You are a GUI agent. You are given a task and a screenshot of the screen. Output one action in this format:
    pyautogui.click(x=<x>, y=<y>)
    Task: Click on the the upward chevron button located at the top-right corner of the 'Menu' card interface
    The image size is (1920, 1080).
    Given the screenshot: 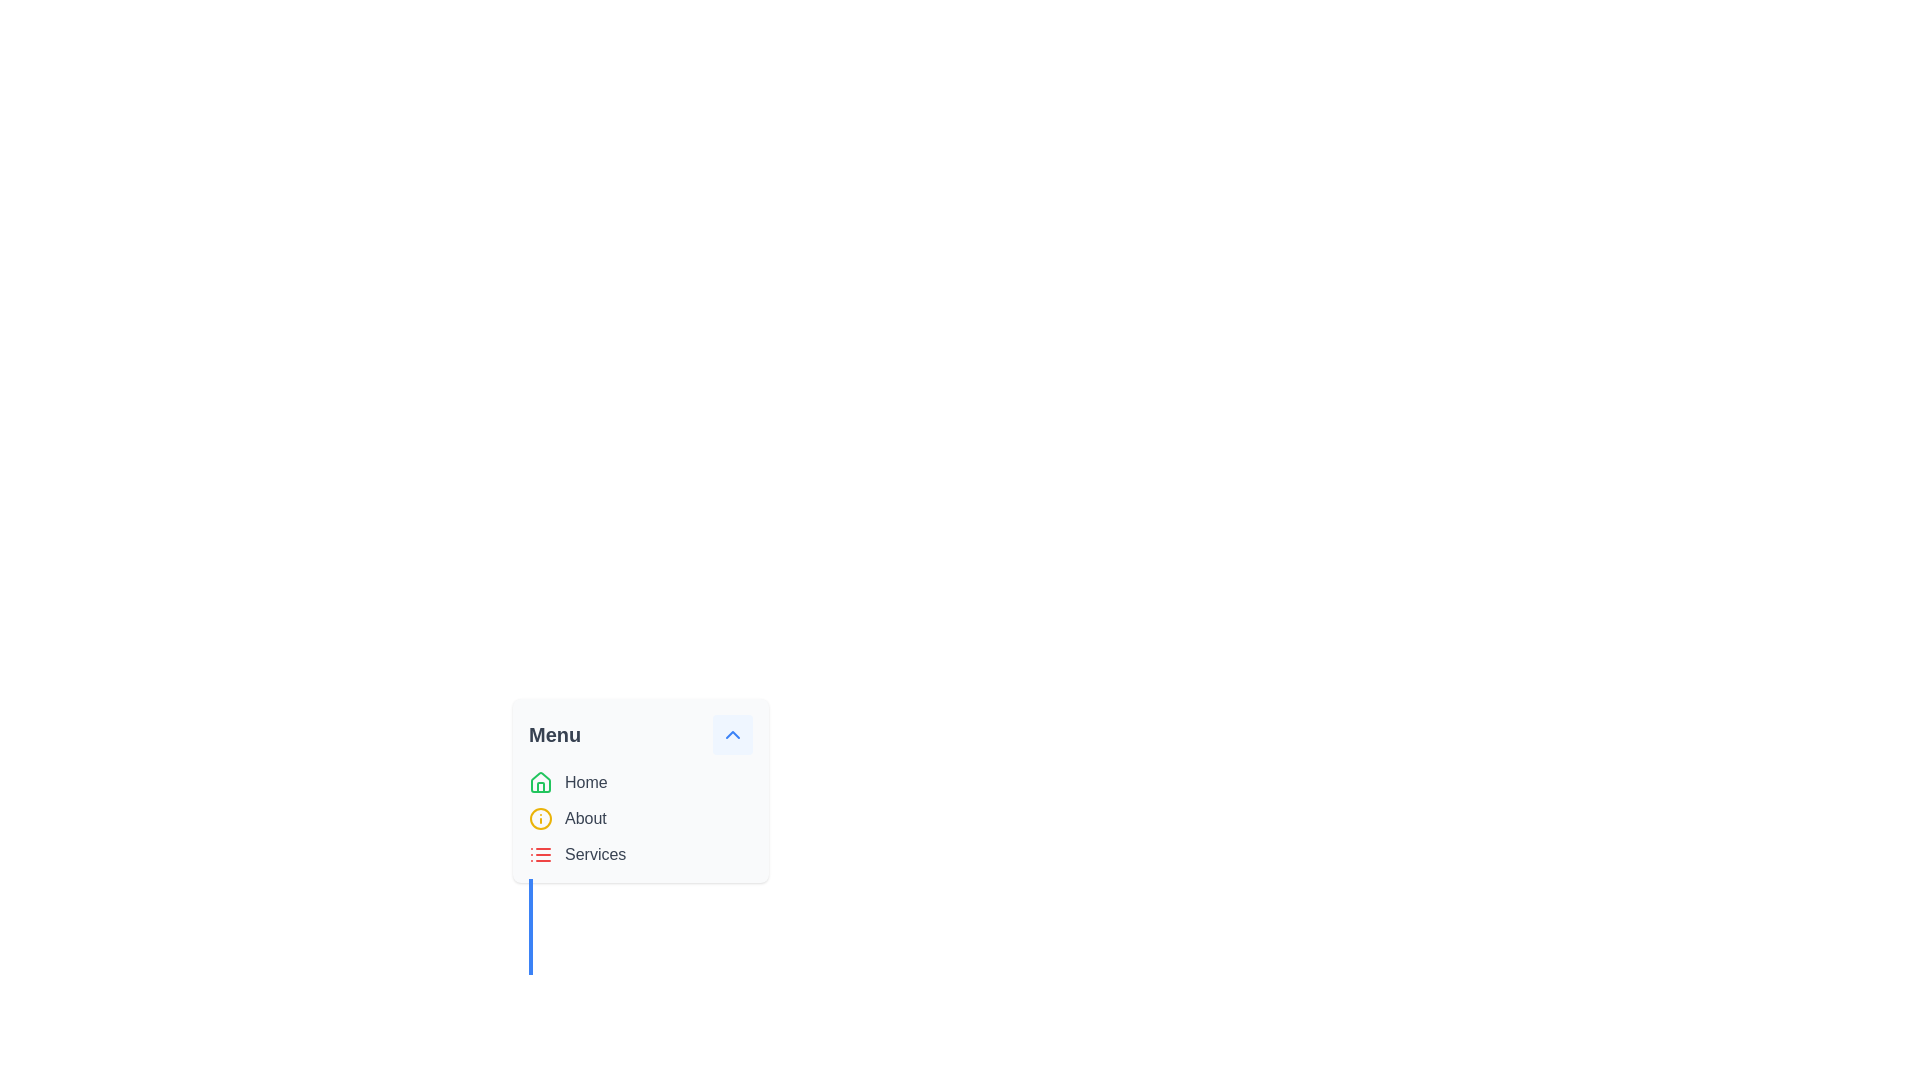 What is the action you would take?
    pyautogui.click(x=732, y=735)
    